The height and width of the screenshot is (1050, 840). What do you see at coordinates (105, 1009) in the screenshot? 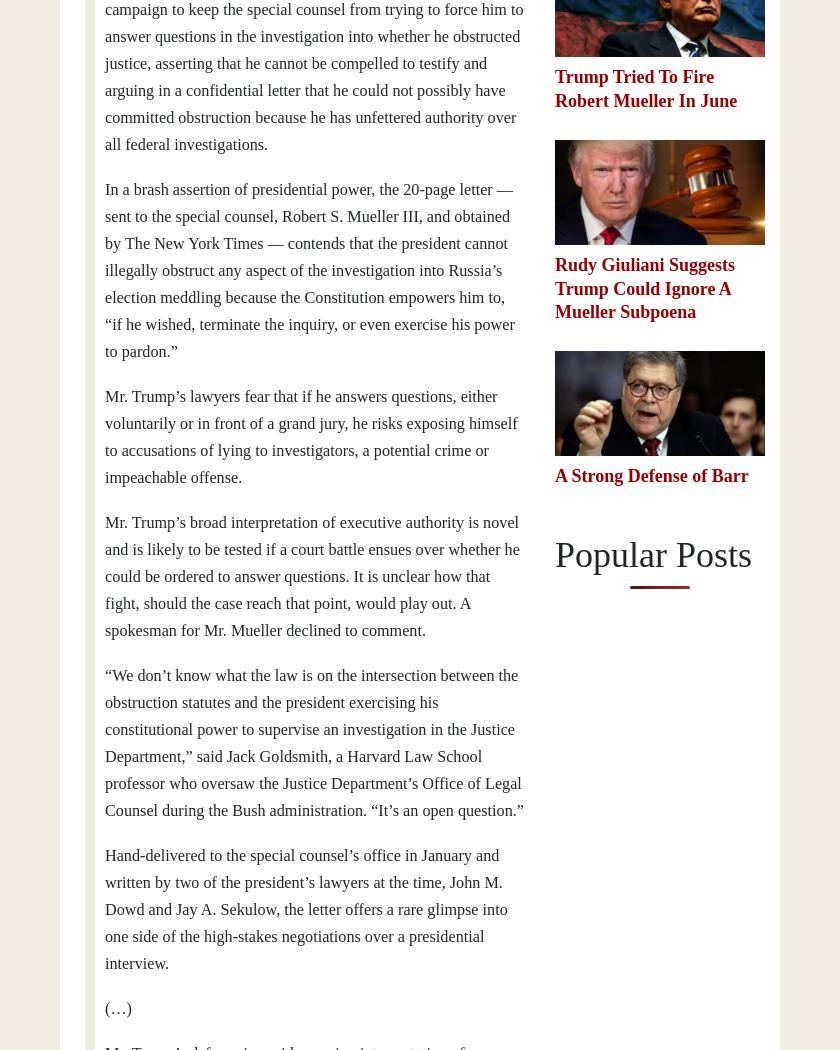
I see `'(…)'` at bounding box center [105, 1009].